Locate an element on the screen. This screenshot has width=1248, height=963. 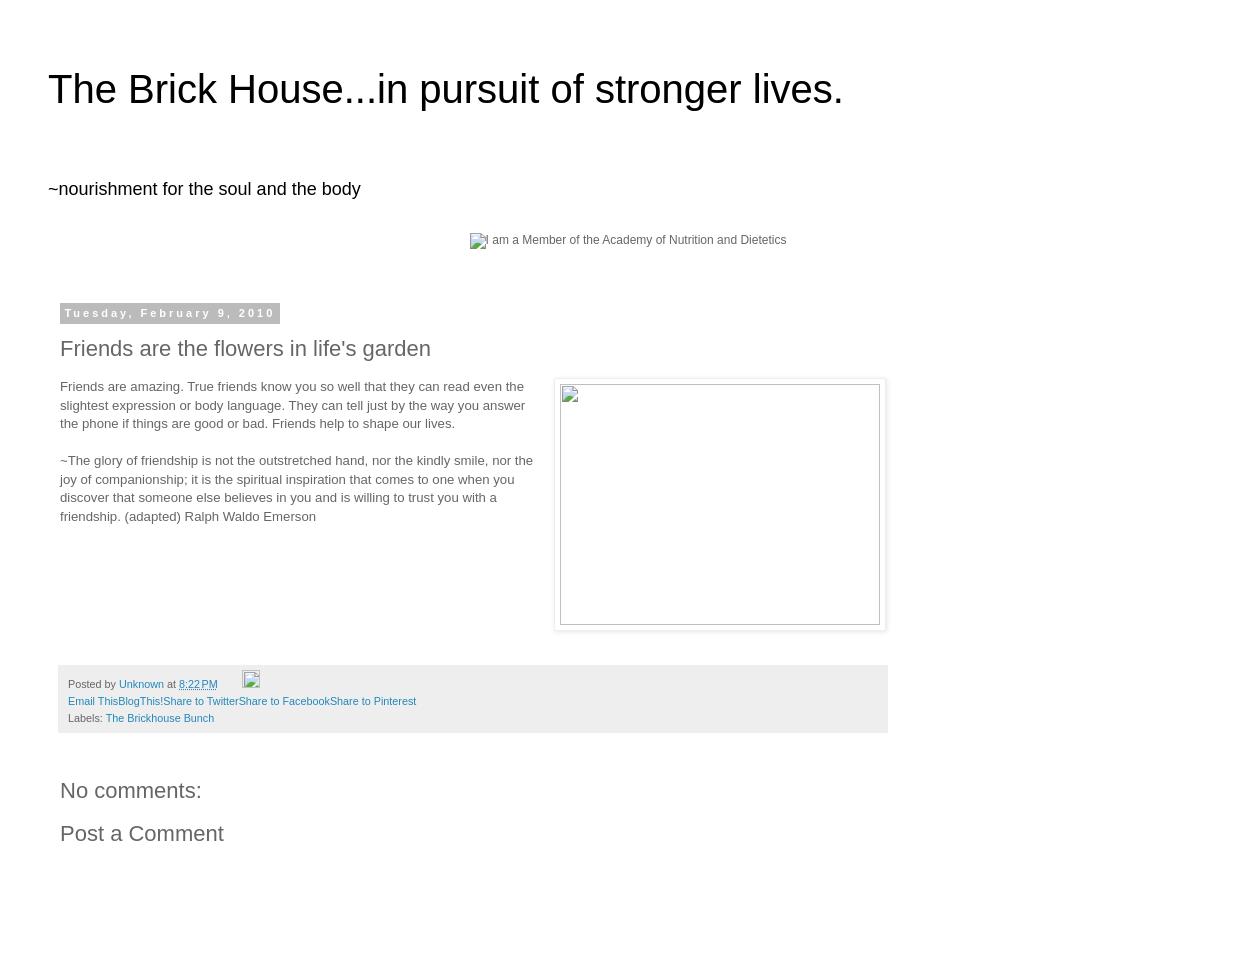
'Tuesday, February 9, 2010' is located at coordinates (168, 312).